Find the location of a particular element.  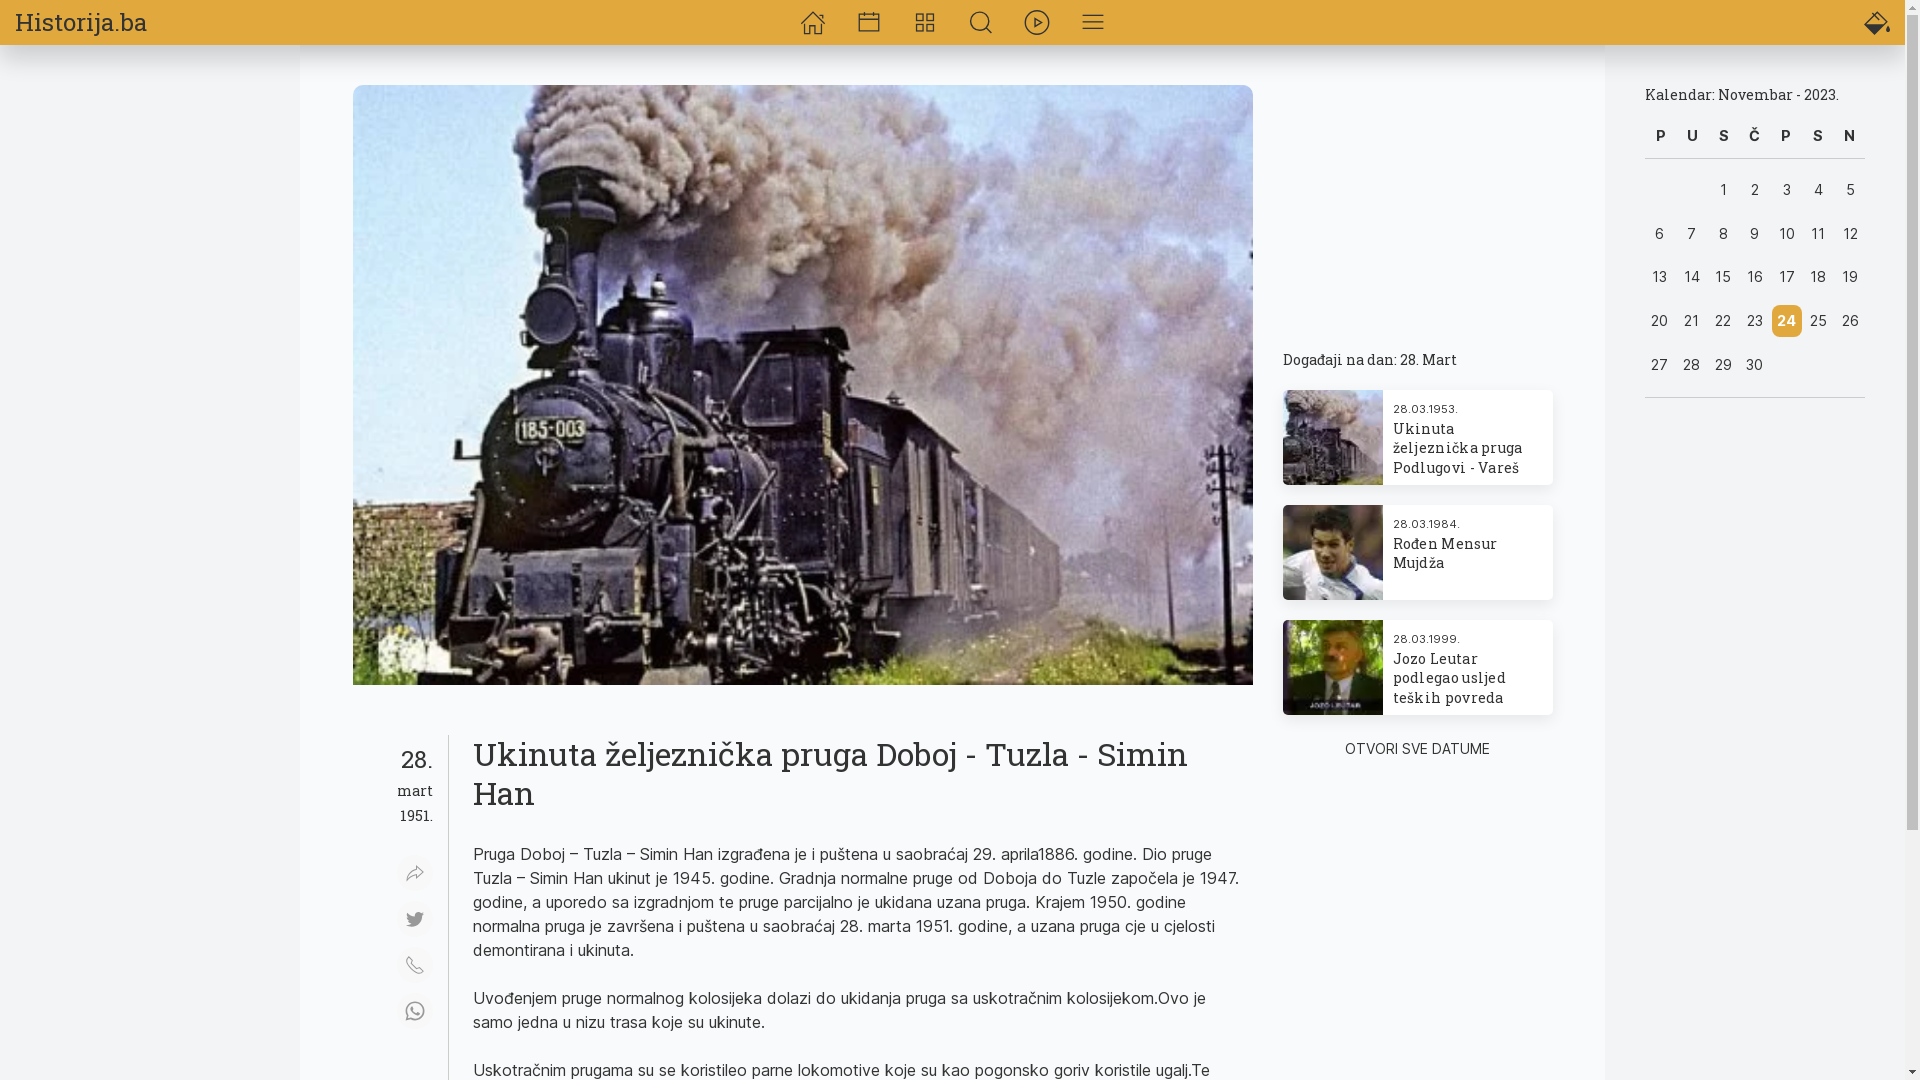

'6' is located at coordinates (1660, 233).